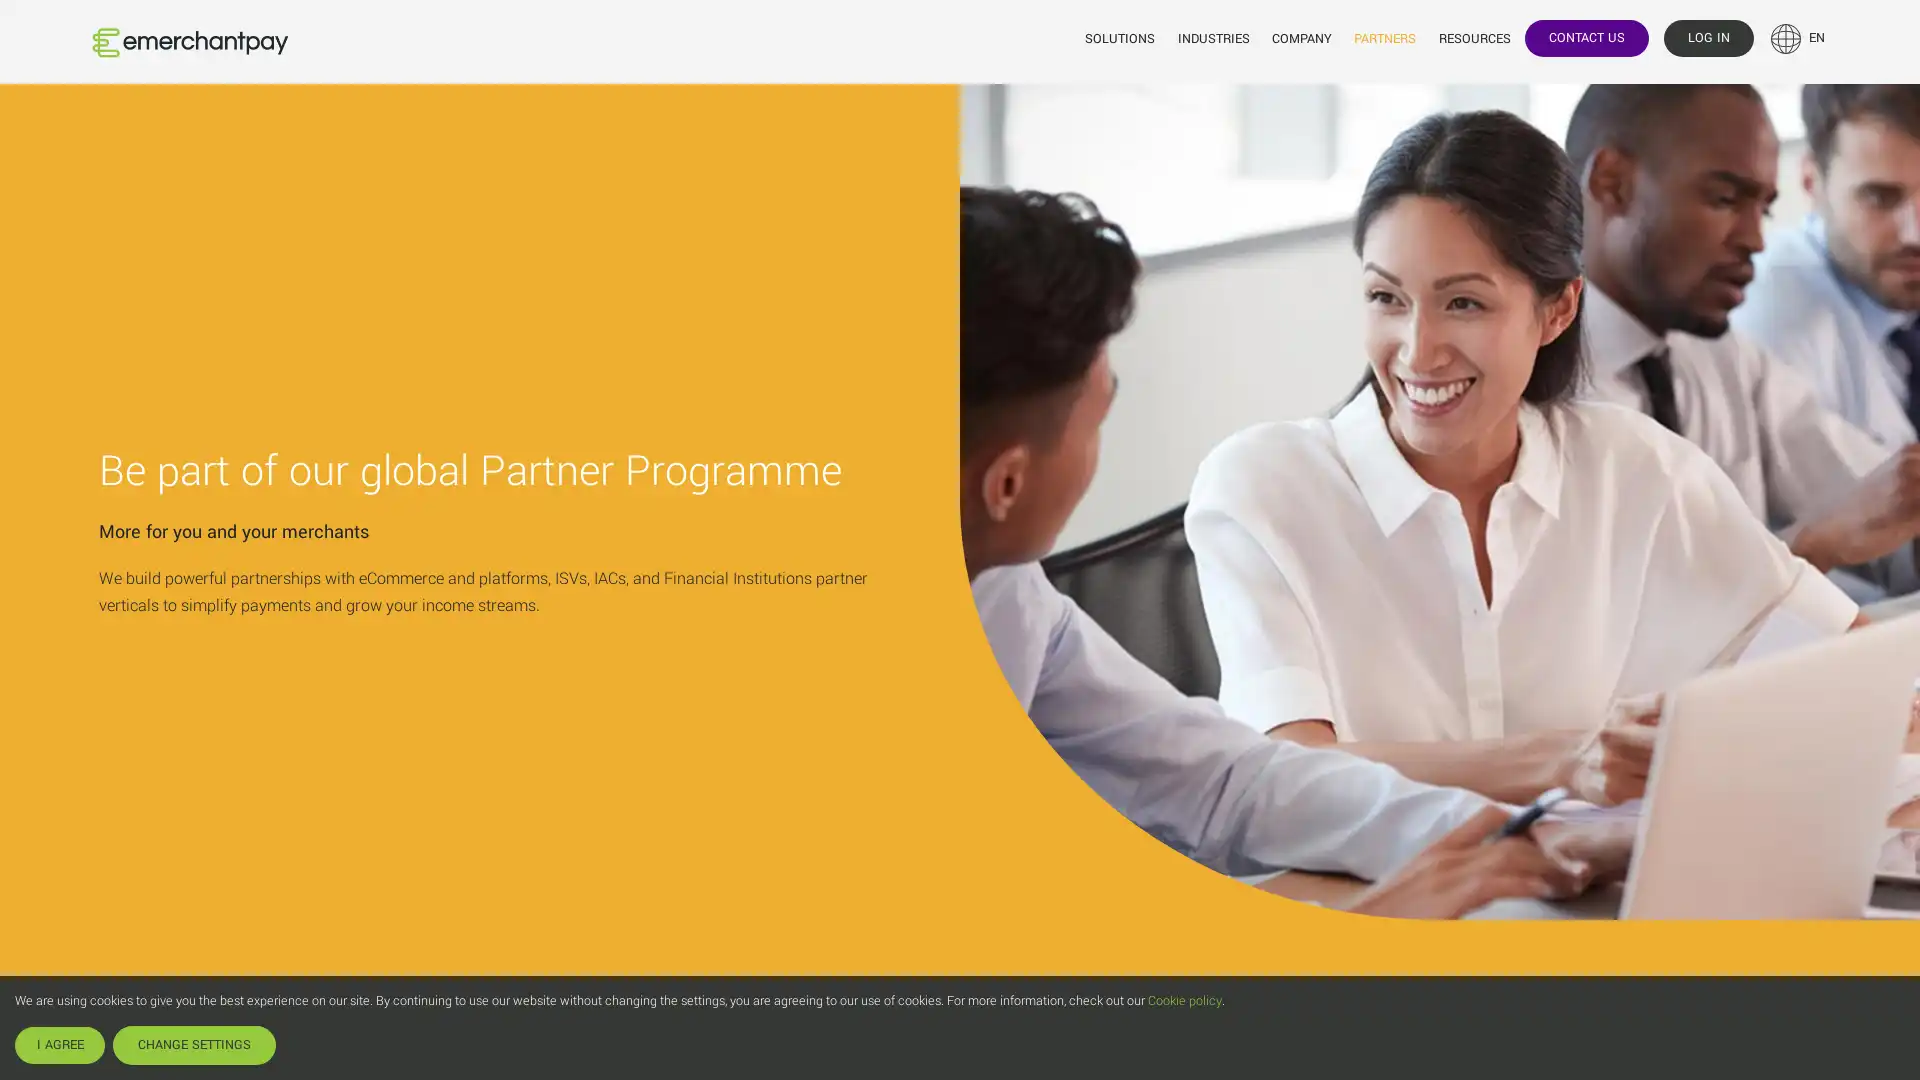  What do you see at coordinates (59, 1044) in the screenshot?
I see `I AGREE` at bounding box center [59, 1044].